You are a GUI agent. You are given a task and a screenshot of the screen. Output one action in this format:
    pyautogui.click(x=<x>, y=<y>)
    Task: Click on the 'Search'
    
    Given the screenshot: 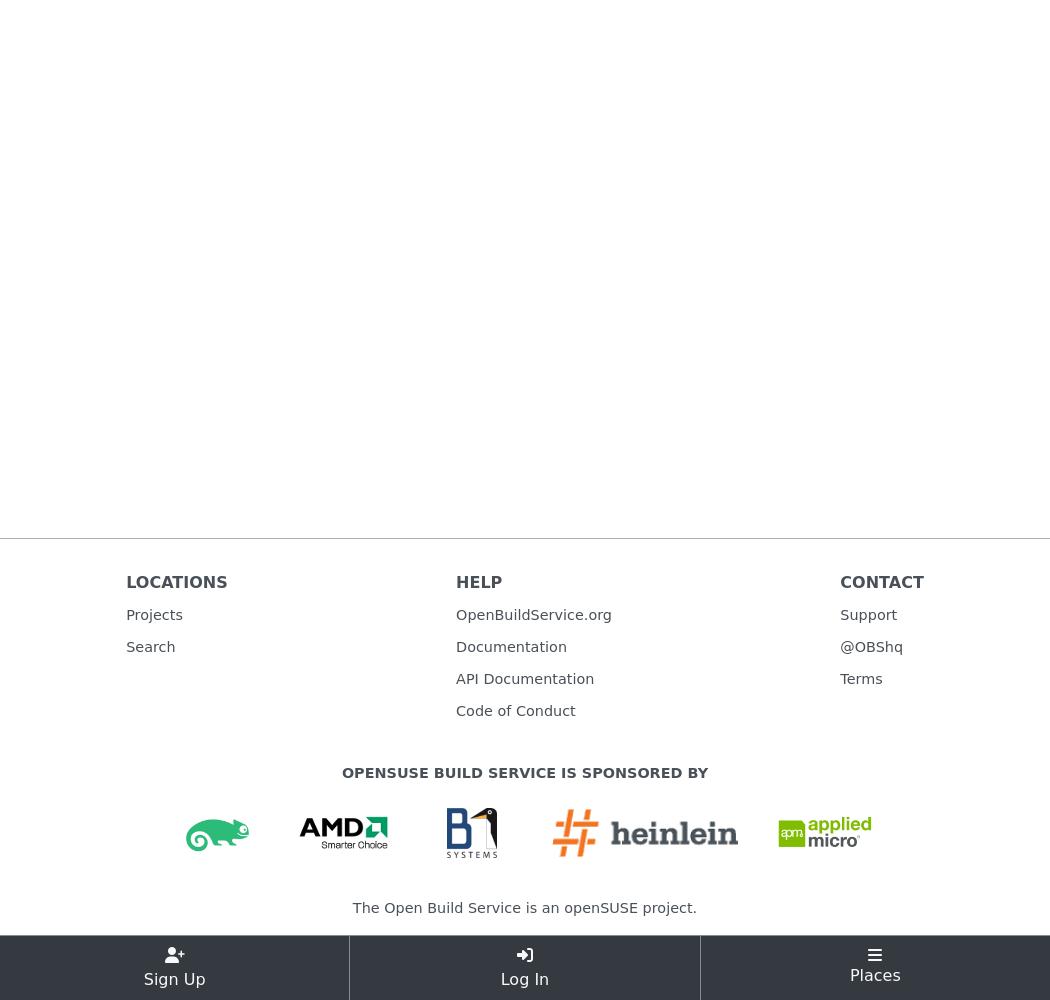 What is the action you would take?
    pyautogui.click(x=150, y=646)
    